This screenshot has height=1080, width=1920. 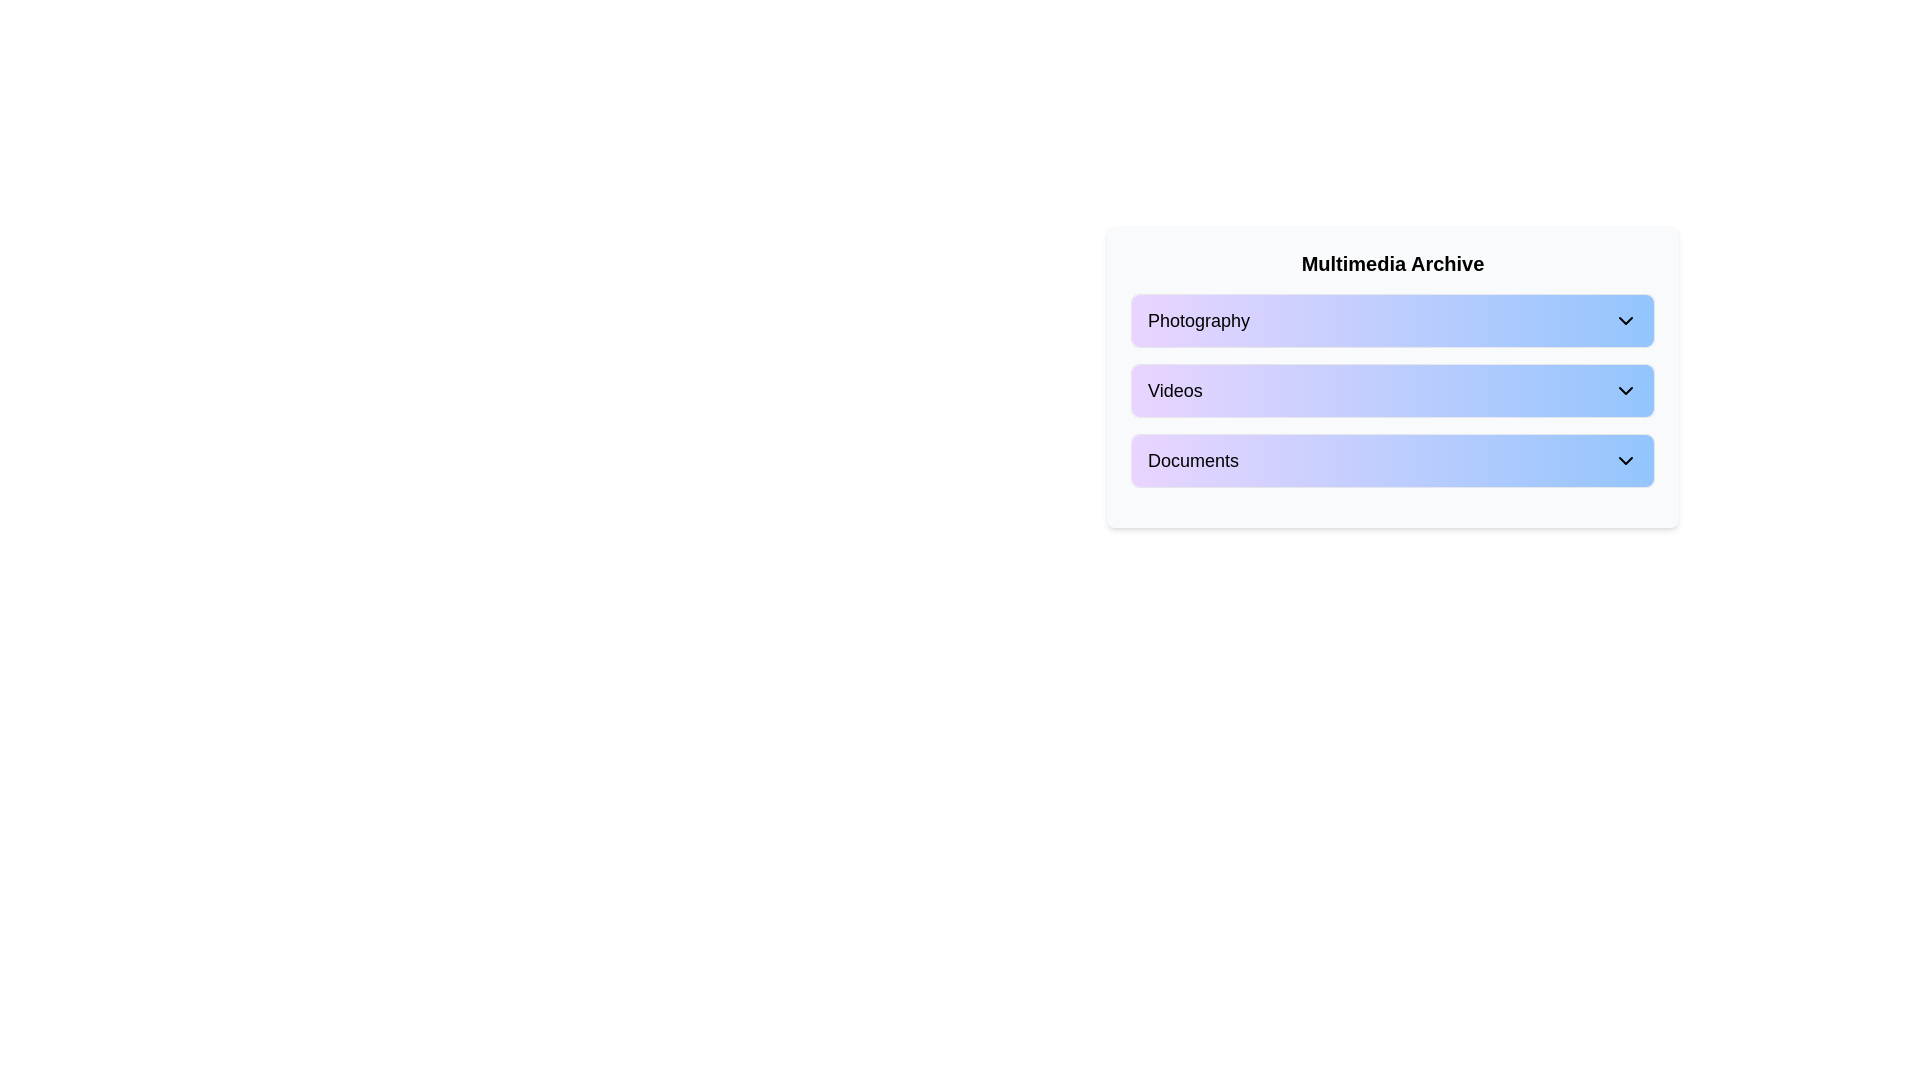 What do you see at coordinates (1626, 390) in the screenshot?
I see `the Dropdown indicator icon, which is a black SVG chevron located at the far-right end of the 'Videos' button` at bounding box center [1626, 390].